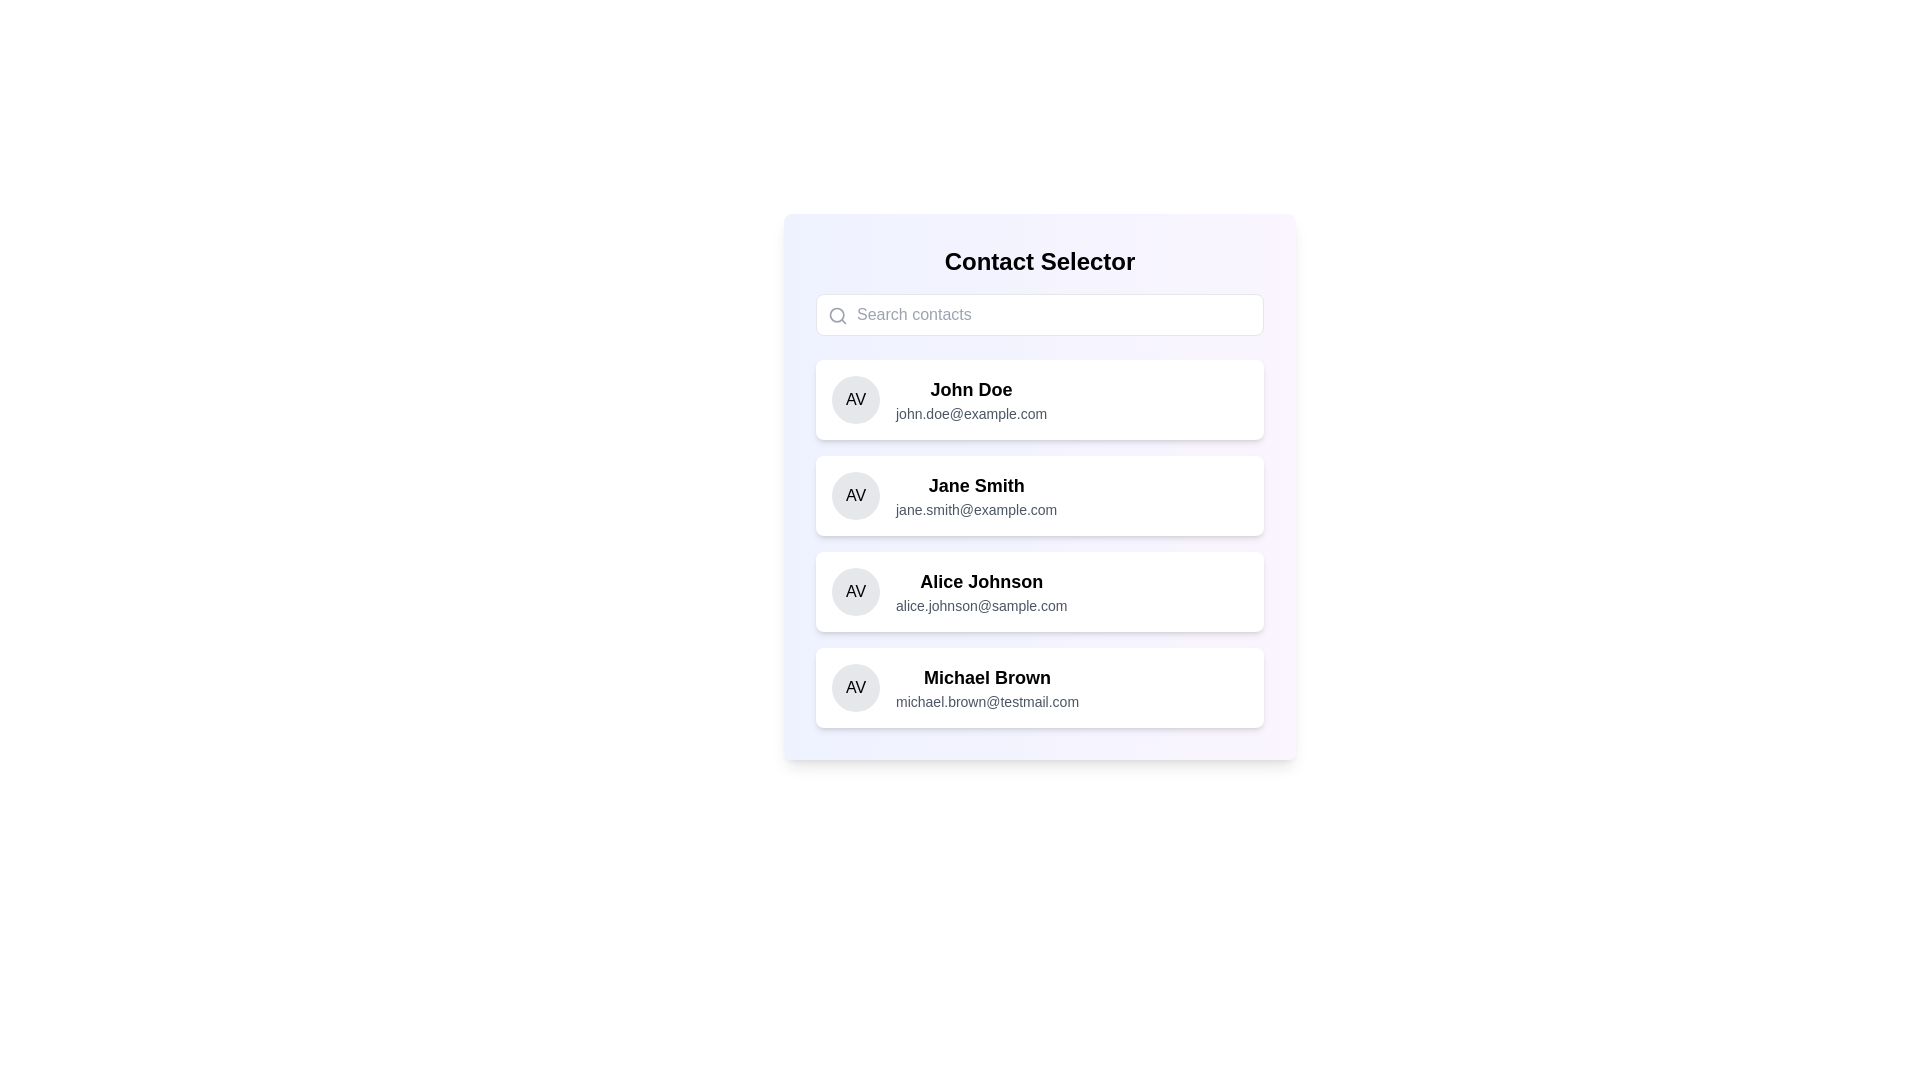  What do you see at coordinates (837, 315) in the screenshot?
I see `the circular outline of the search icon, which is an 8px radius circle located at the top-left corner of the search bar interface` at bounding box center [837, 315].